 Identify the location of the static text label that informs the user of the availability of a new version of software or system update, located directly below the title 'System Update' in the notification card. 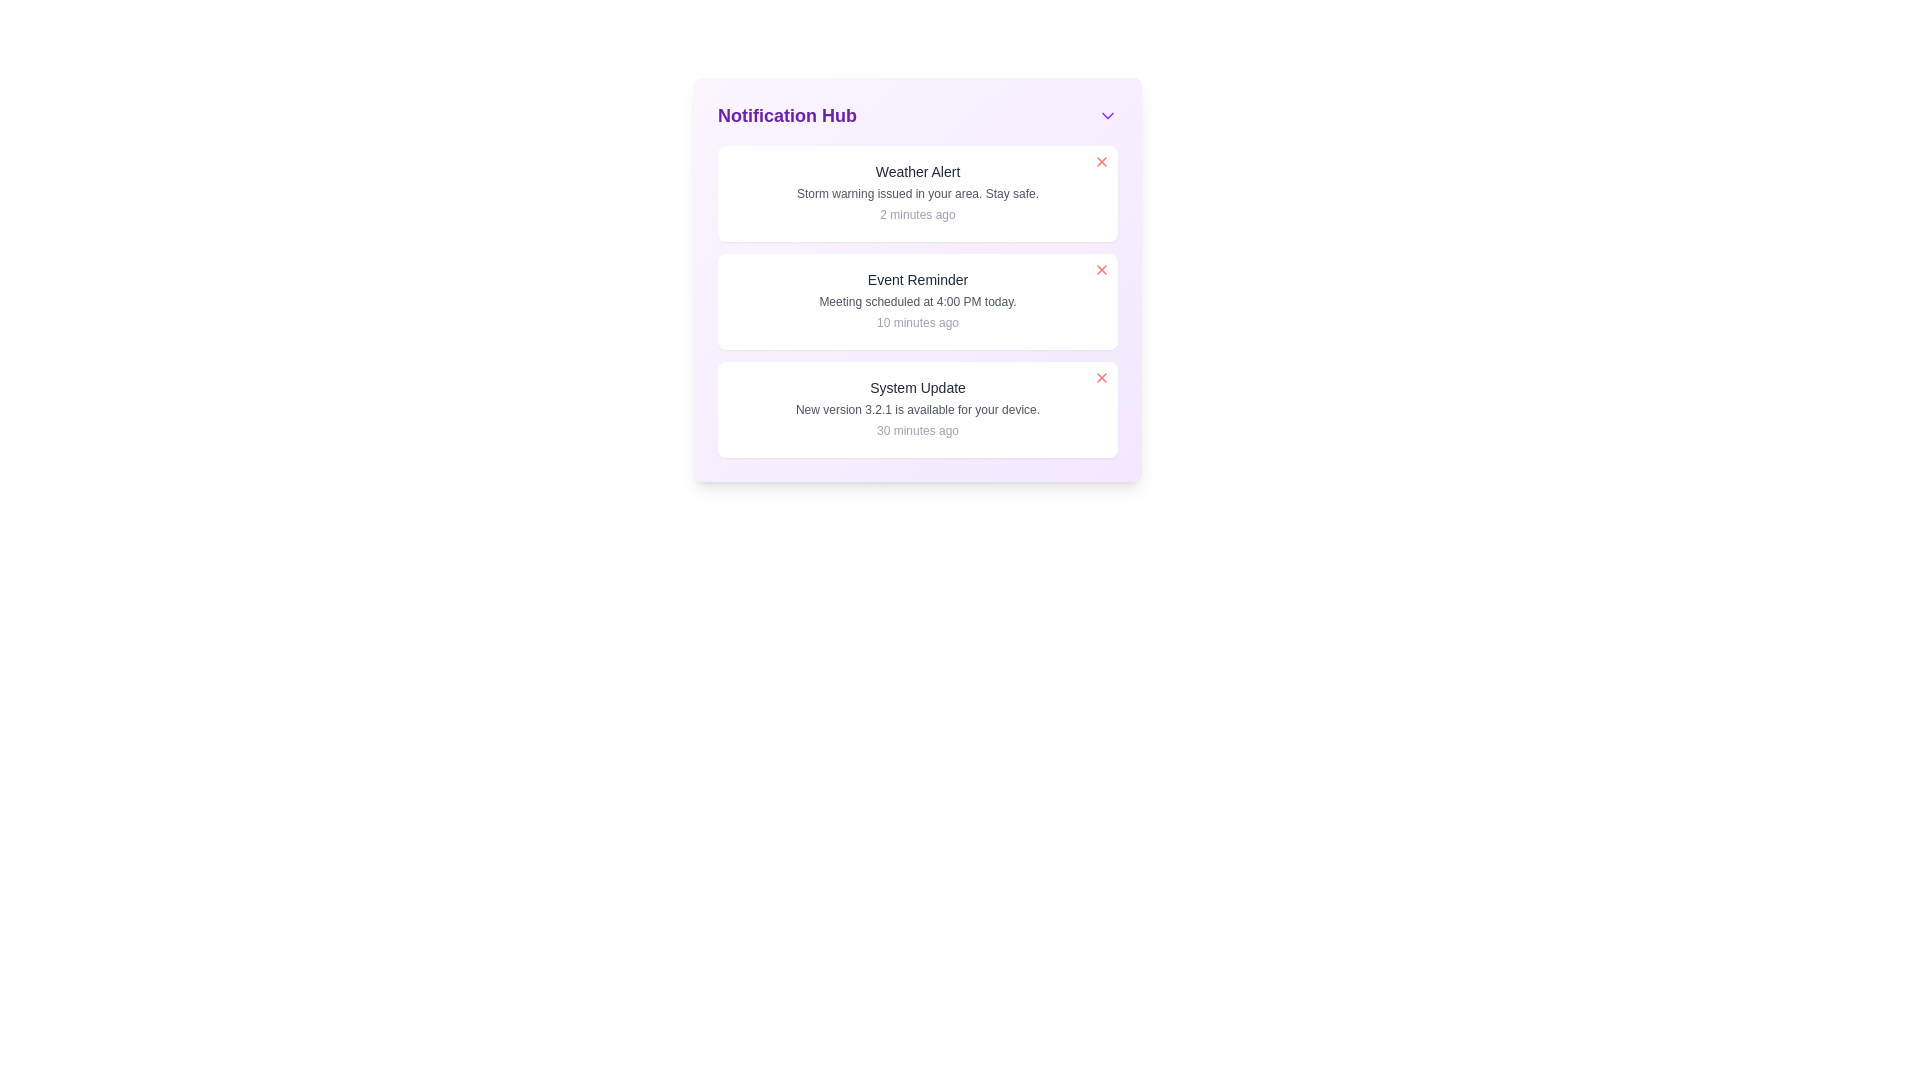
(916, 408).